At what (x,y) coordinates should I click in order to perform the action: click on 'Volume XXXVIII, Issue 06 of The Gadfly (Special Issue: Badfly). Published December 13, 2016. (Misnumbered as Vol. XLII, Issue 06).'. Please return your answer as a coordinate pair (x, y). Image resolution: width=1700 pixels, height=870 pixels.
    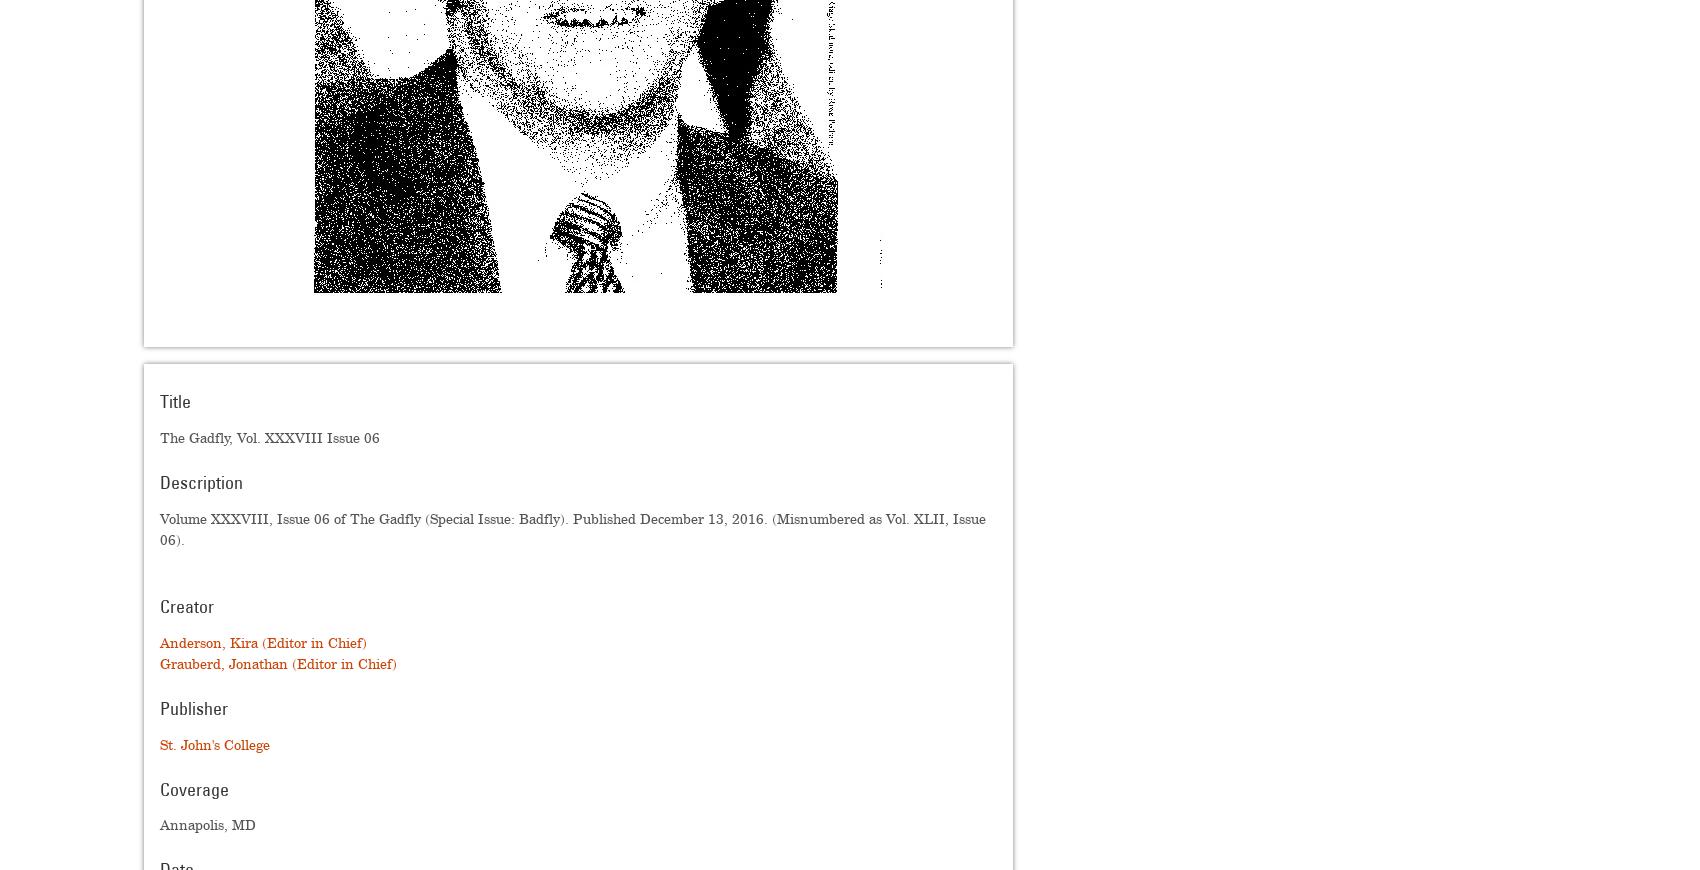
    Looking at the image, I should click on (158, 527).